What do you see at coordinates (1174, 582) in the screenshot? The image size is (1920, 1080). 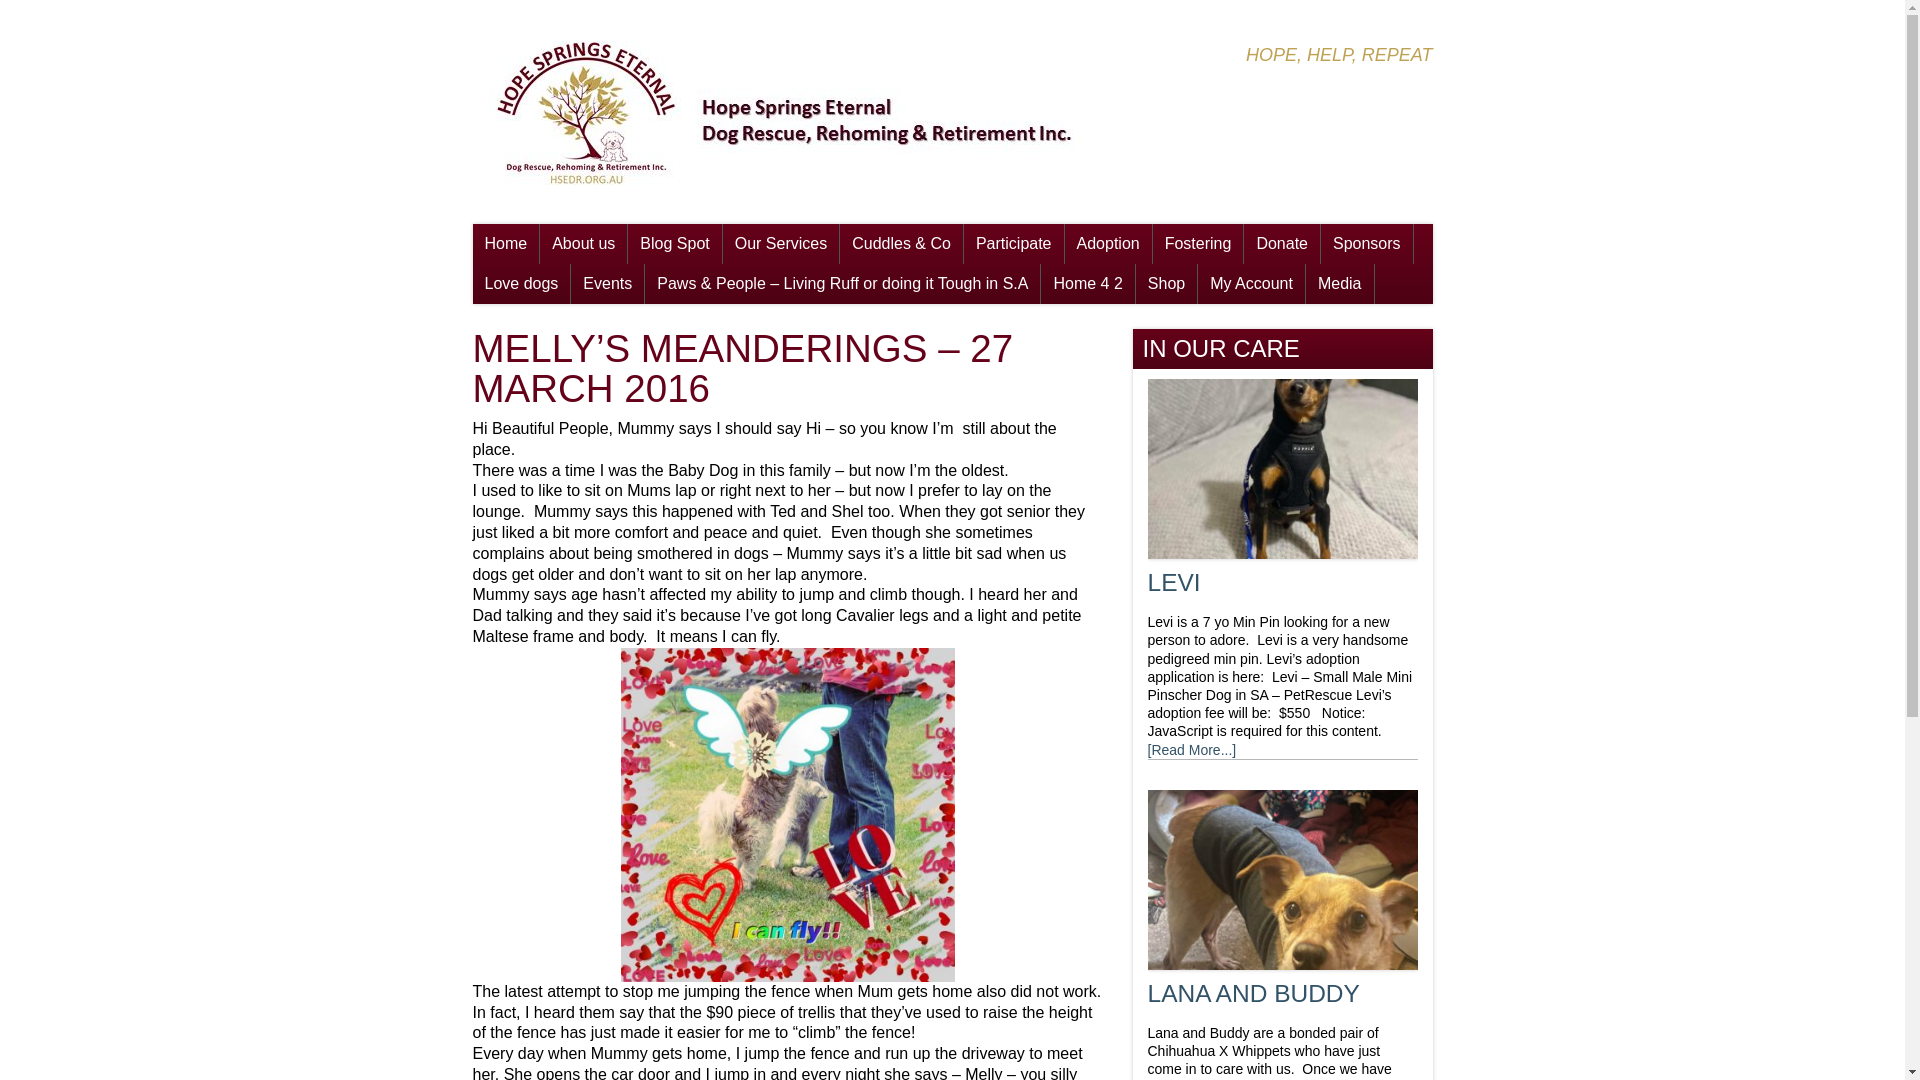 I see `'LEVI'` at bounding box center [1174, 582].